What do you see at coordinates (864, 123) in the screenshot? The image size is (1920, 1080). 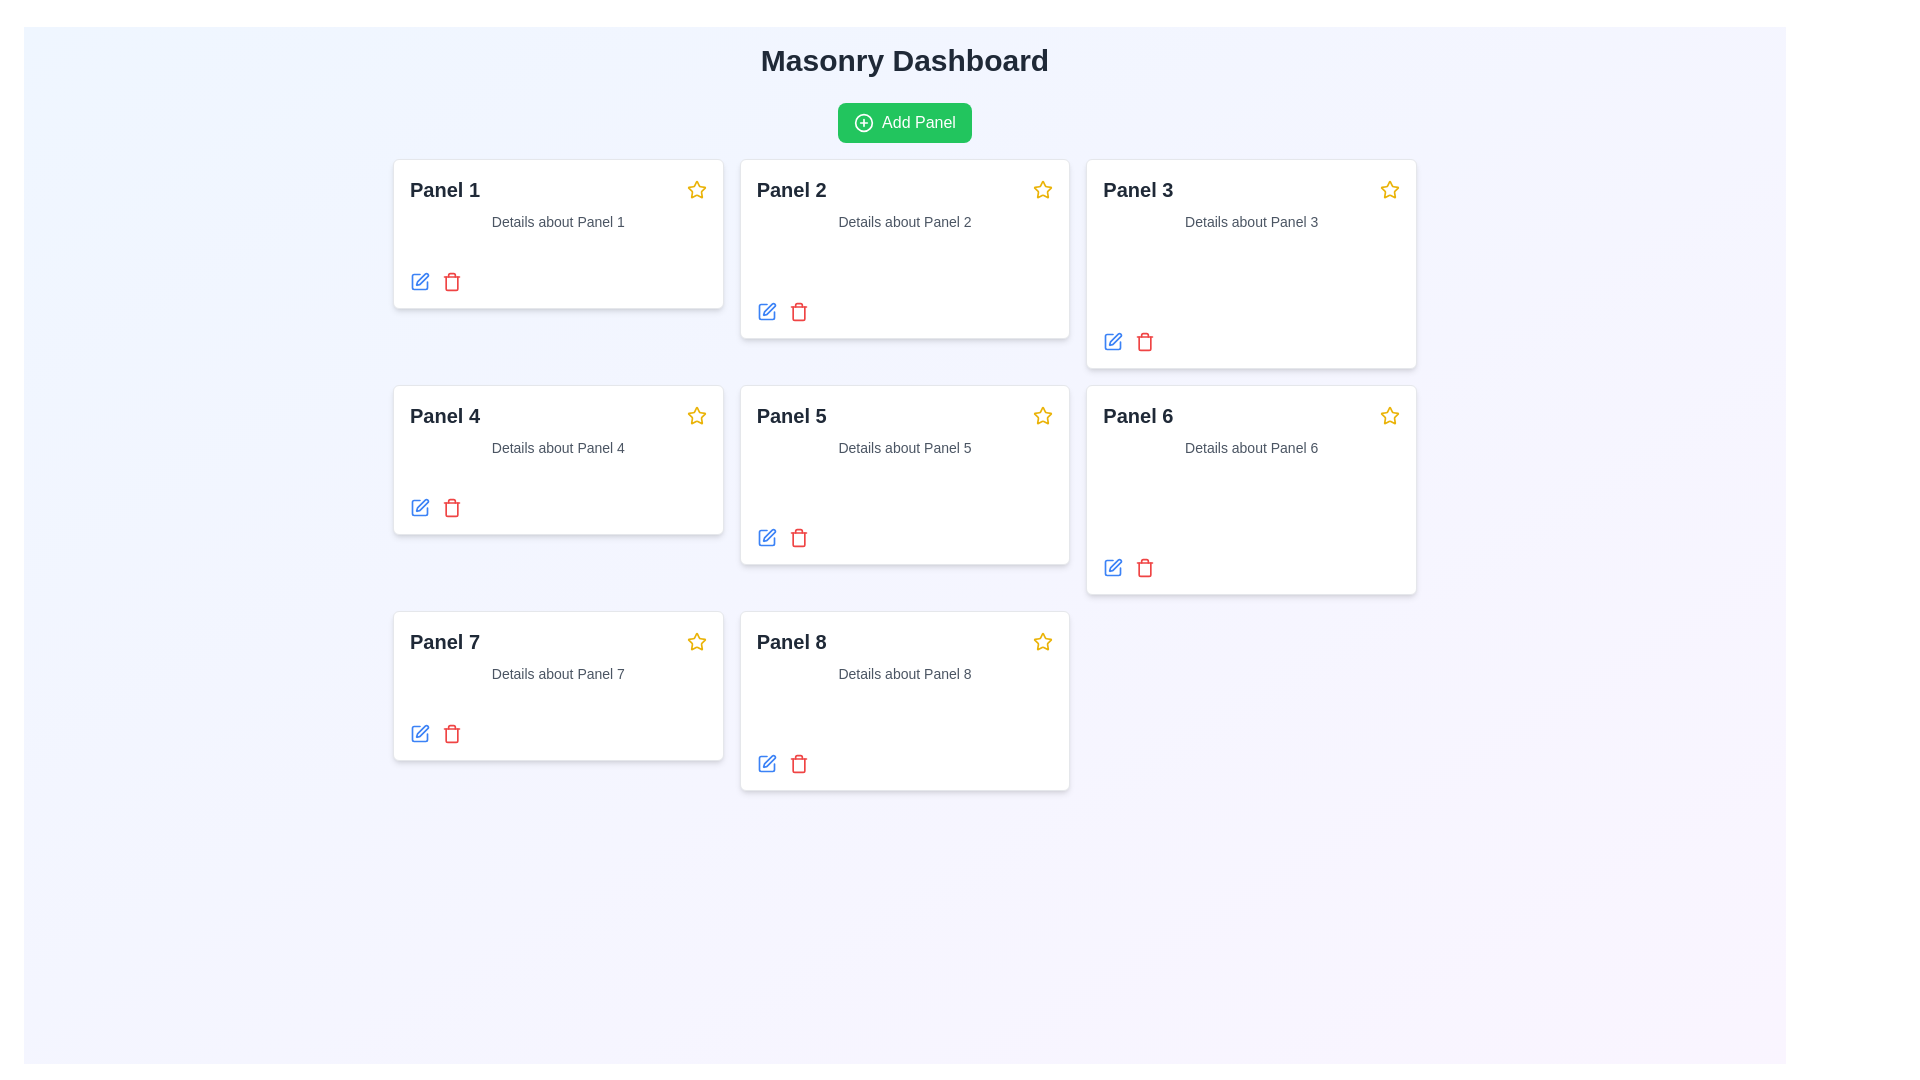 I see `the Icon element located on the left side of the 'Add Panel' button, which emphasizes the action of adding a new panel` at bounding box center [864, 123].